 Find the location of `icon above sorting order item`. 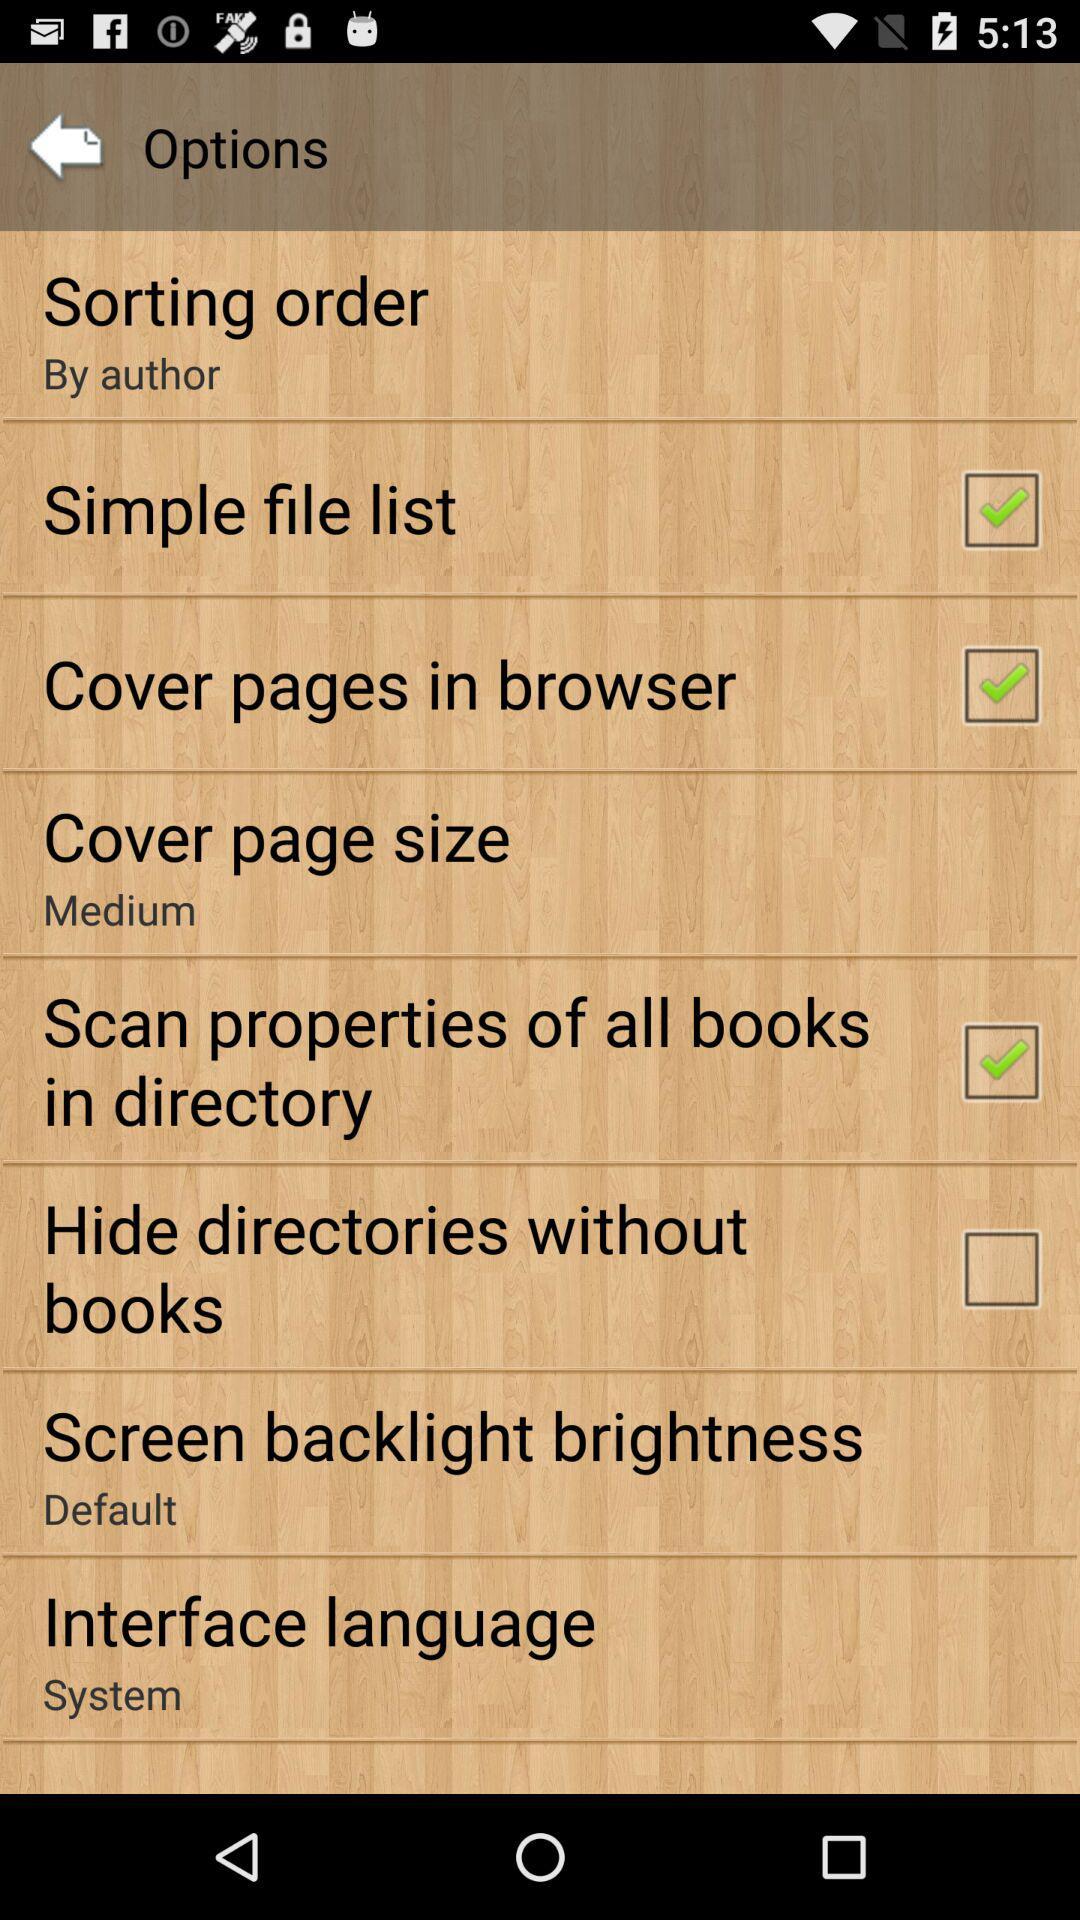

icon above sorting order item is located at coordinates (64, 146).